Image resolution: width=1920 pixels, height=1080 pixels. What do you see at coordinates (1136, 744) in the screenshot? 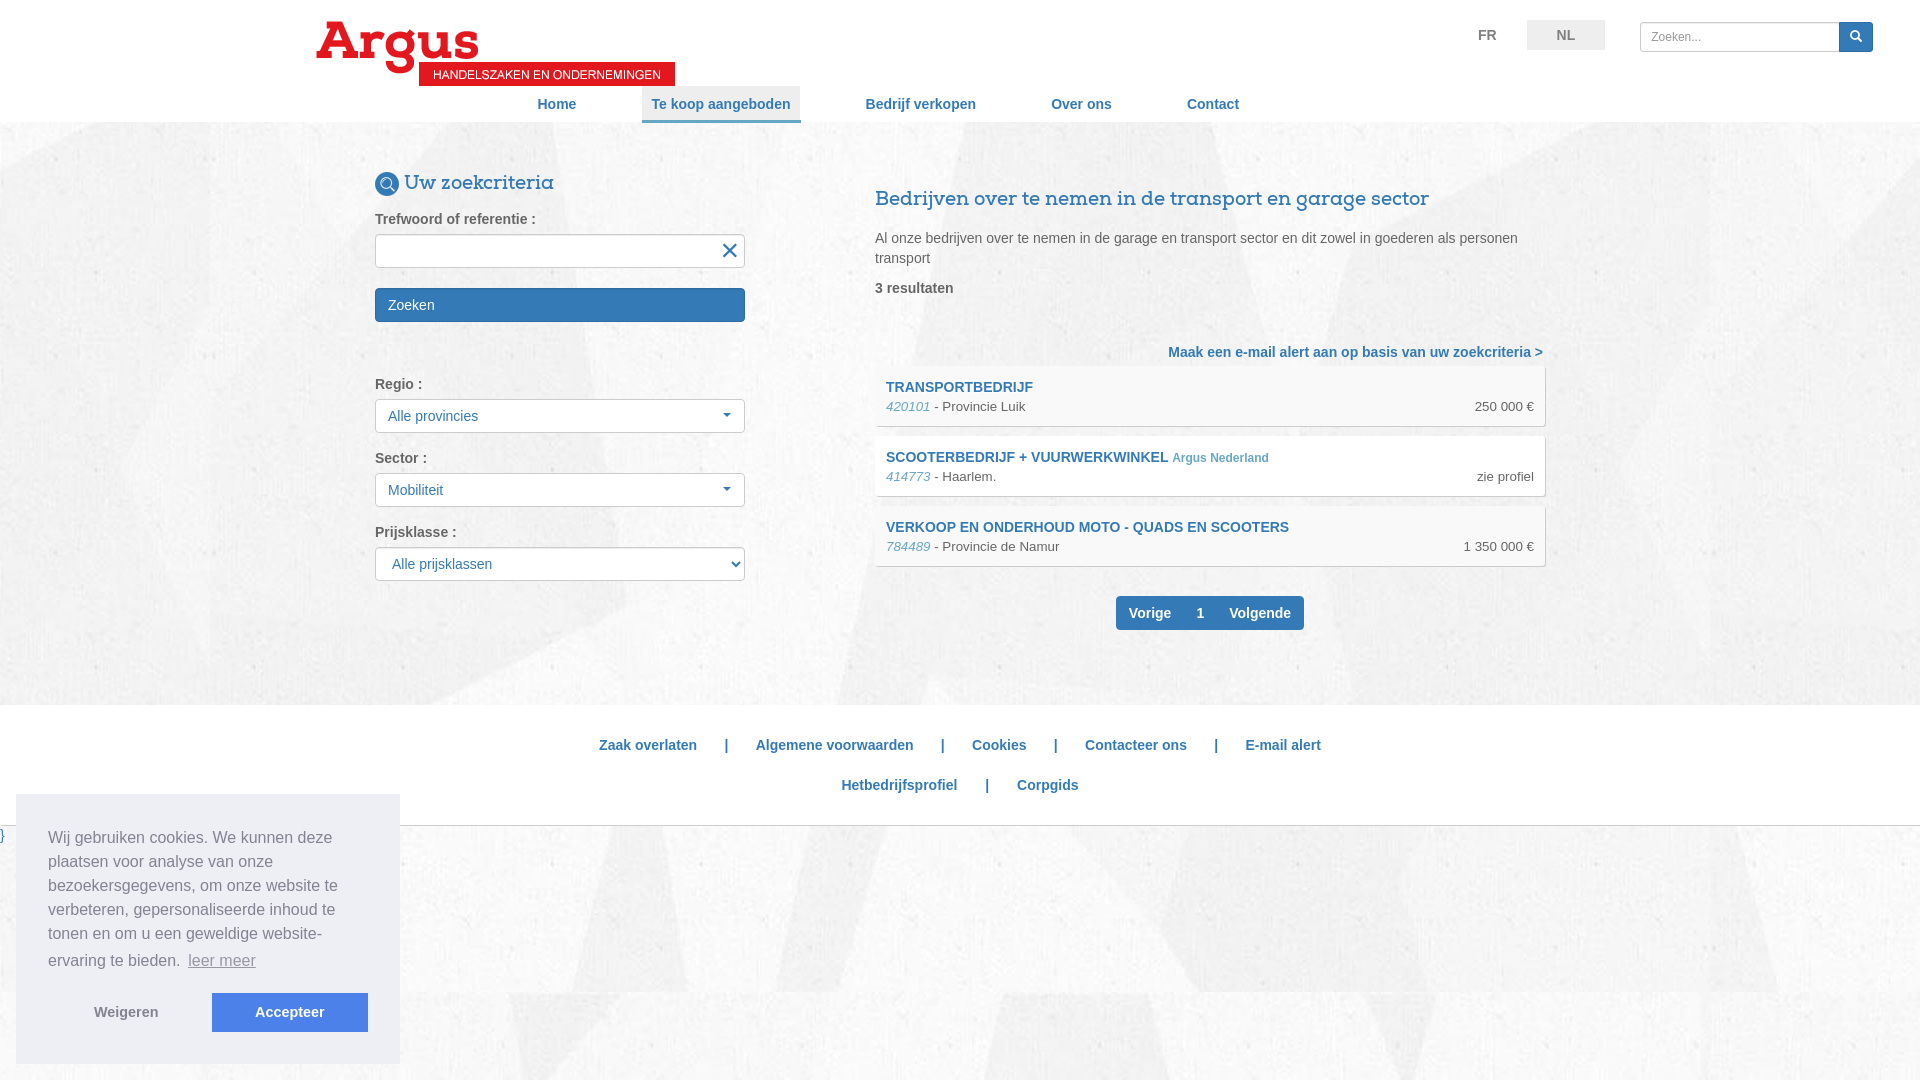
I see `'Contacteer ons'` at bounding box center [1136, 744].